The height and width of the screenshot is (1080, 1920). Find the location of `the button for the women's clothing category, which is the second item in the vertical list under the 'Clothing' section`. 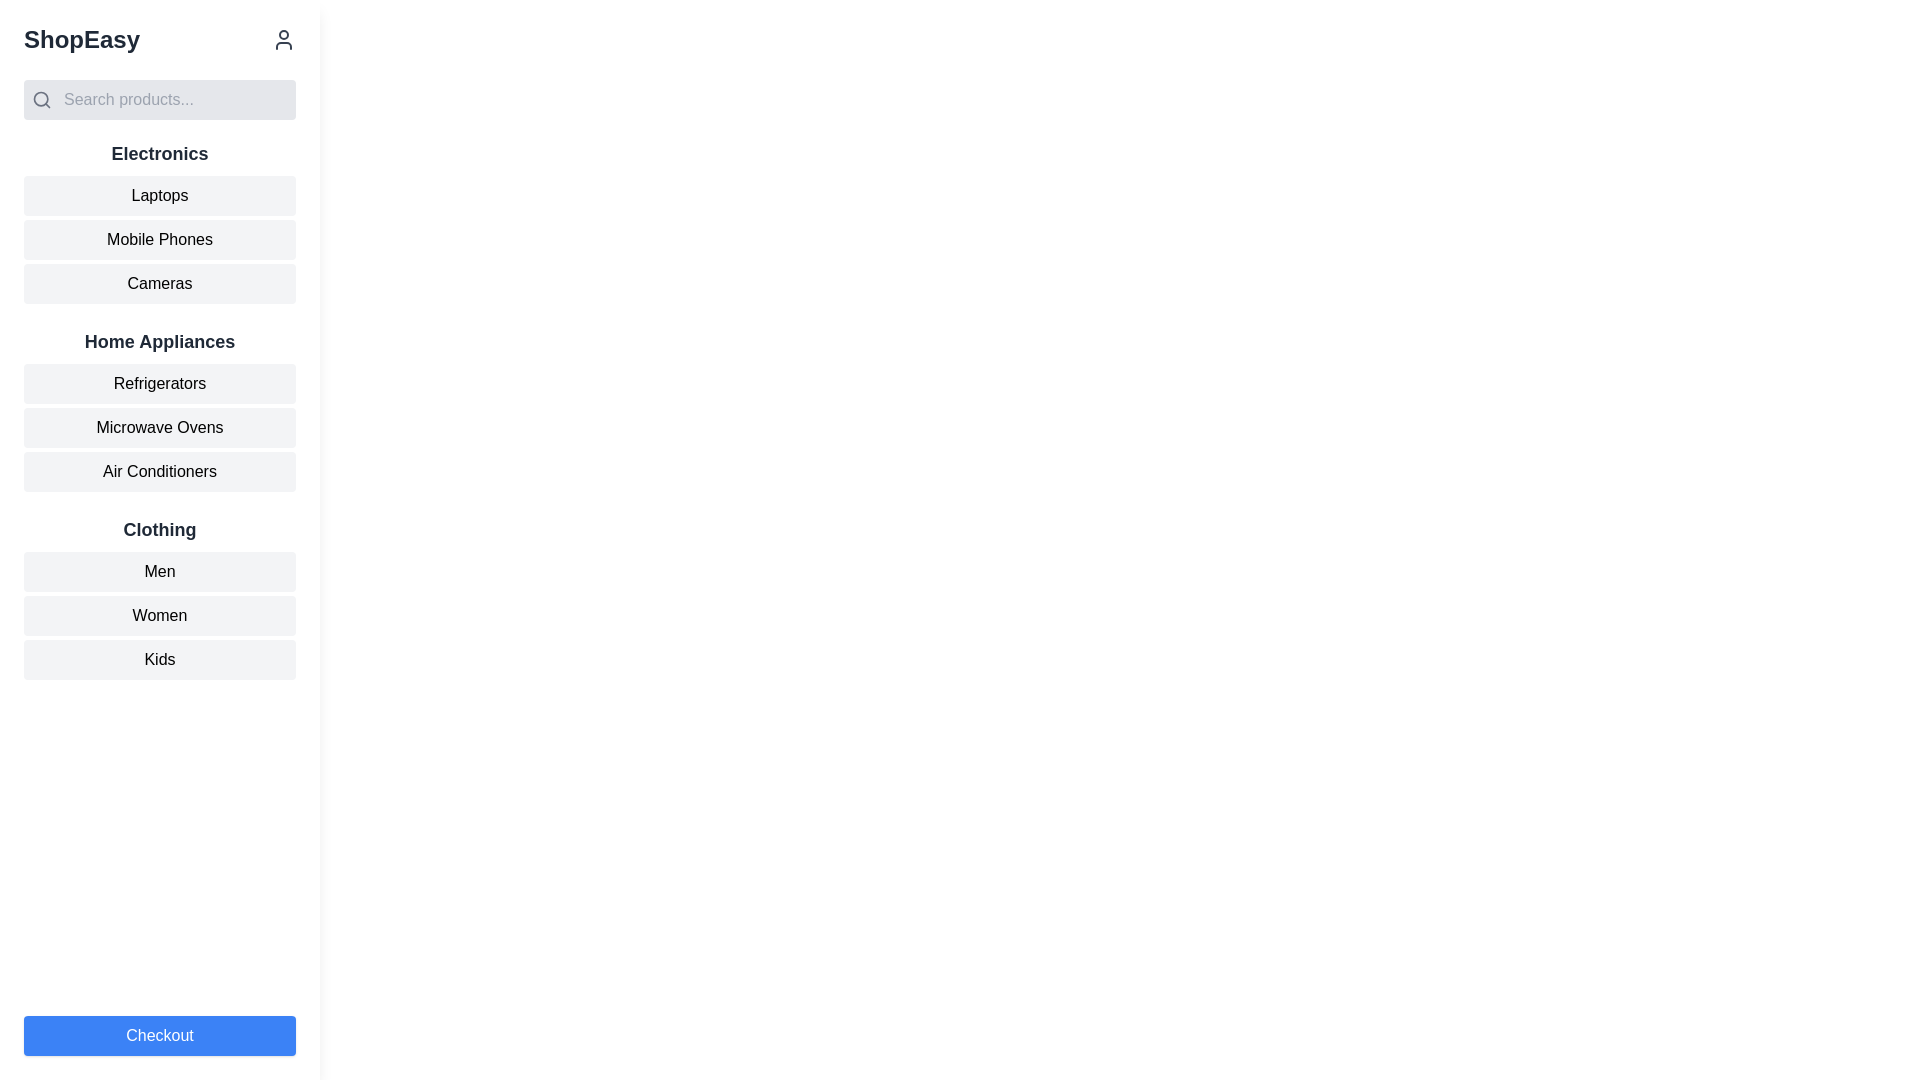

the button for the women's clothing category, which is the second item in the vertical list under the 'Clothing' section is located at coordinates (158, 615).